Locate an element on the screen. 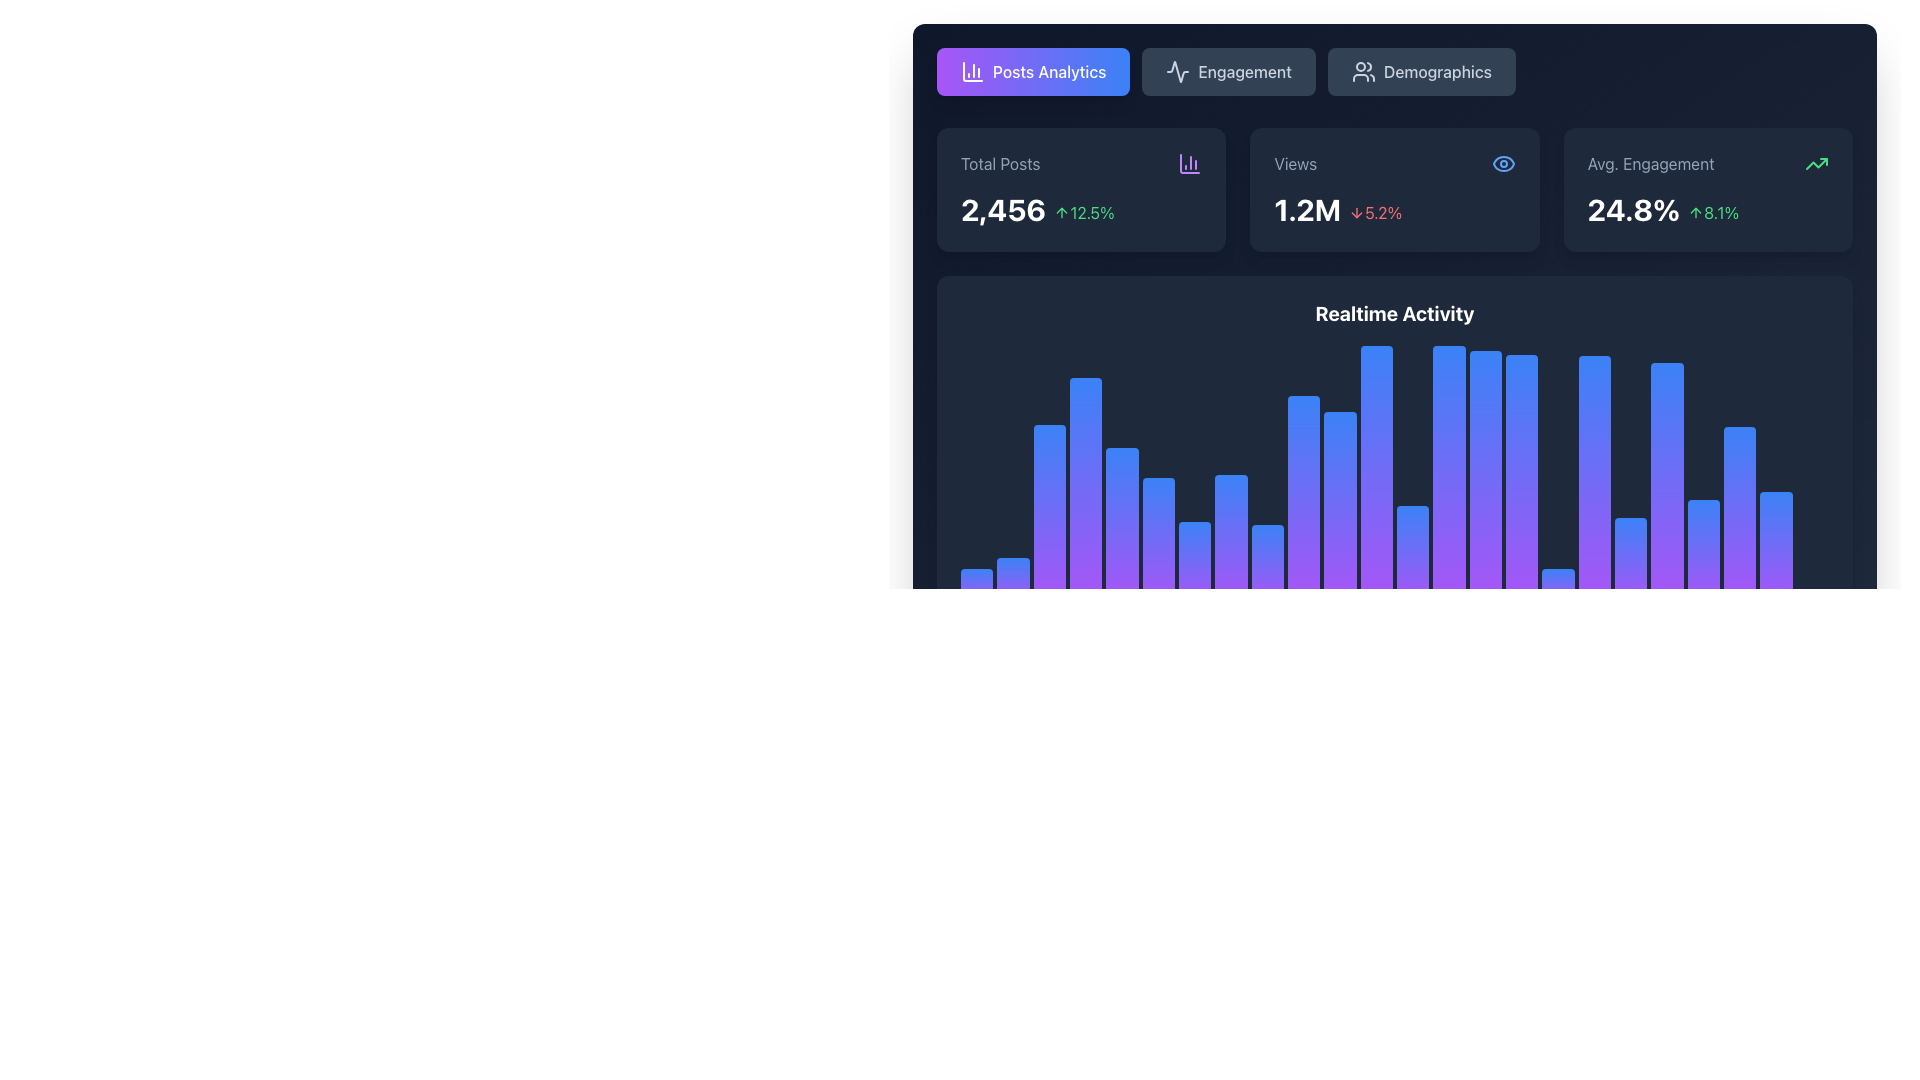  the 'Engagement' button, which is the second button in a group of three at the top of the page is located at coordinates (1228, 71).